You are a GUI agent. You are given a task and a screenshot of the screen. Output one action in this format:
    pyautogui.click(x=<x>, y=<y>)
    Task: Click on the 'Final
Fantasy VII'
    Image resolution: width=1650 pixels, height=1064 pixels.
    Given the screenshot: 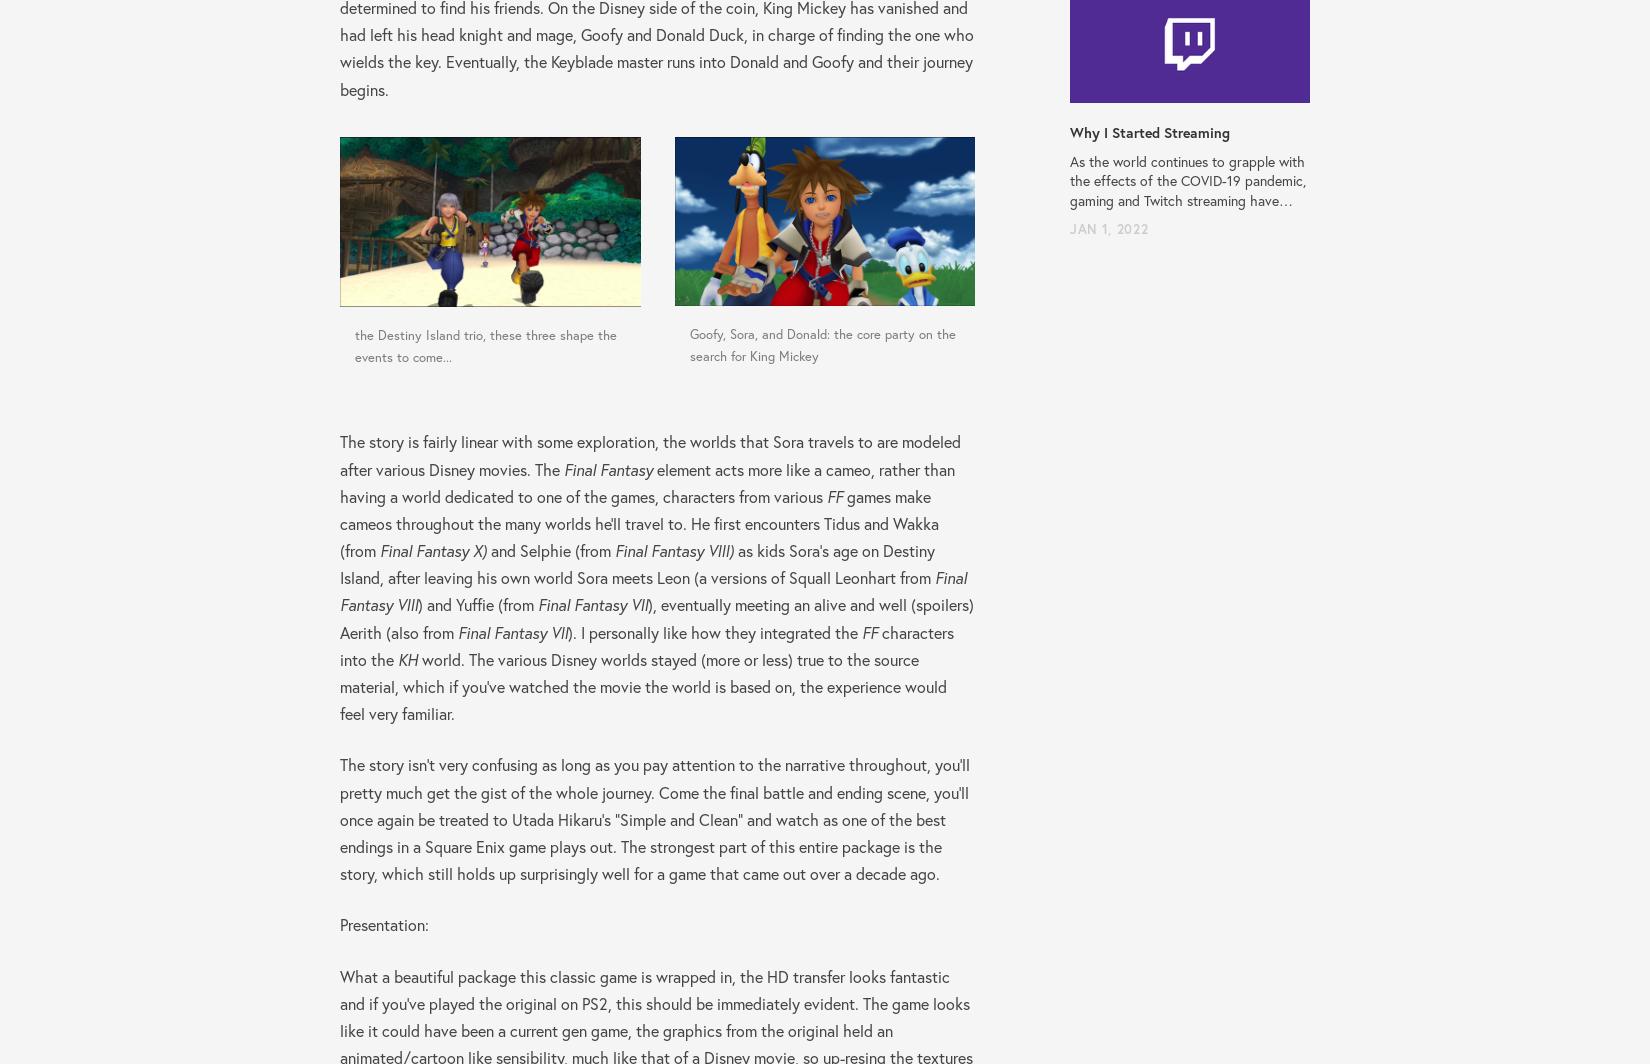 What is the action you would take?
    pyautogui.click(x=537, y=604)
    